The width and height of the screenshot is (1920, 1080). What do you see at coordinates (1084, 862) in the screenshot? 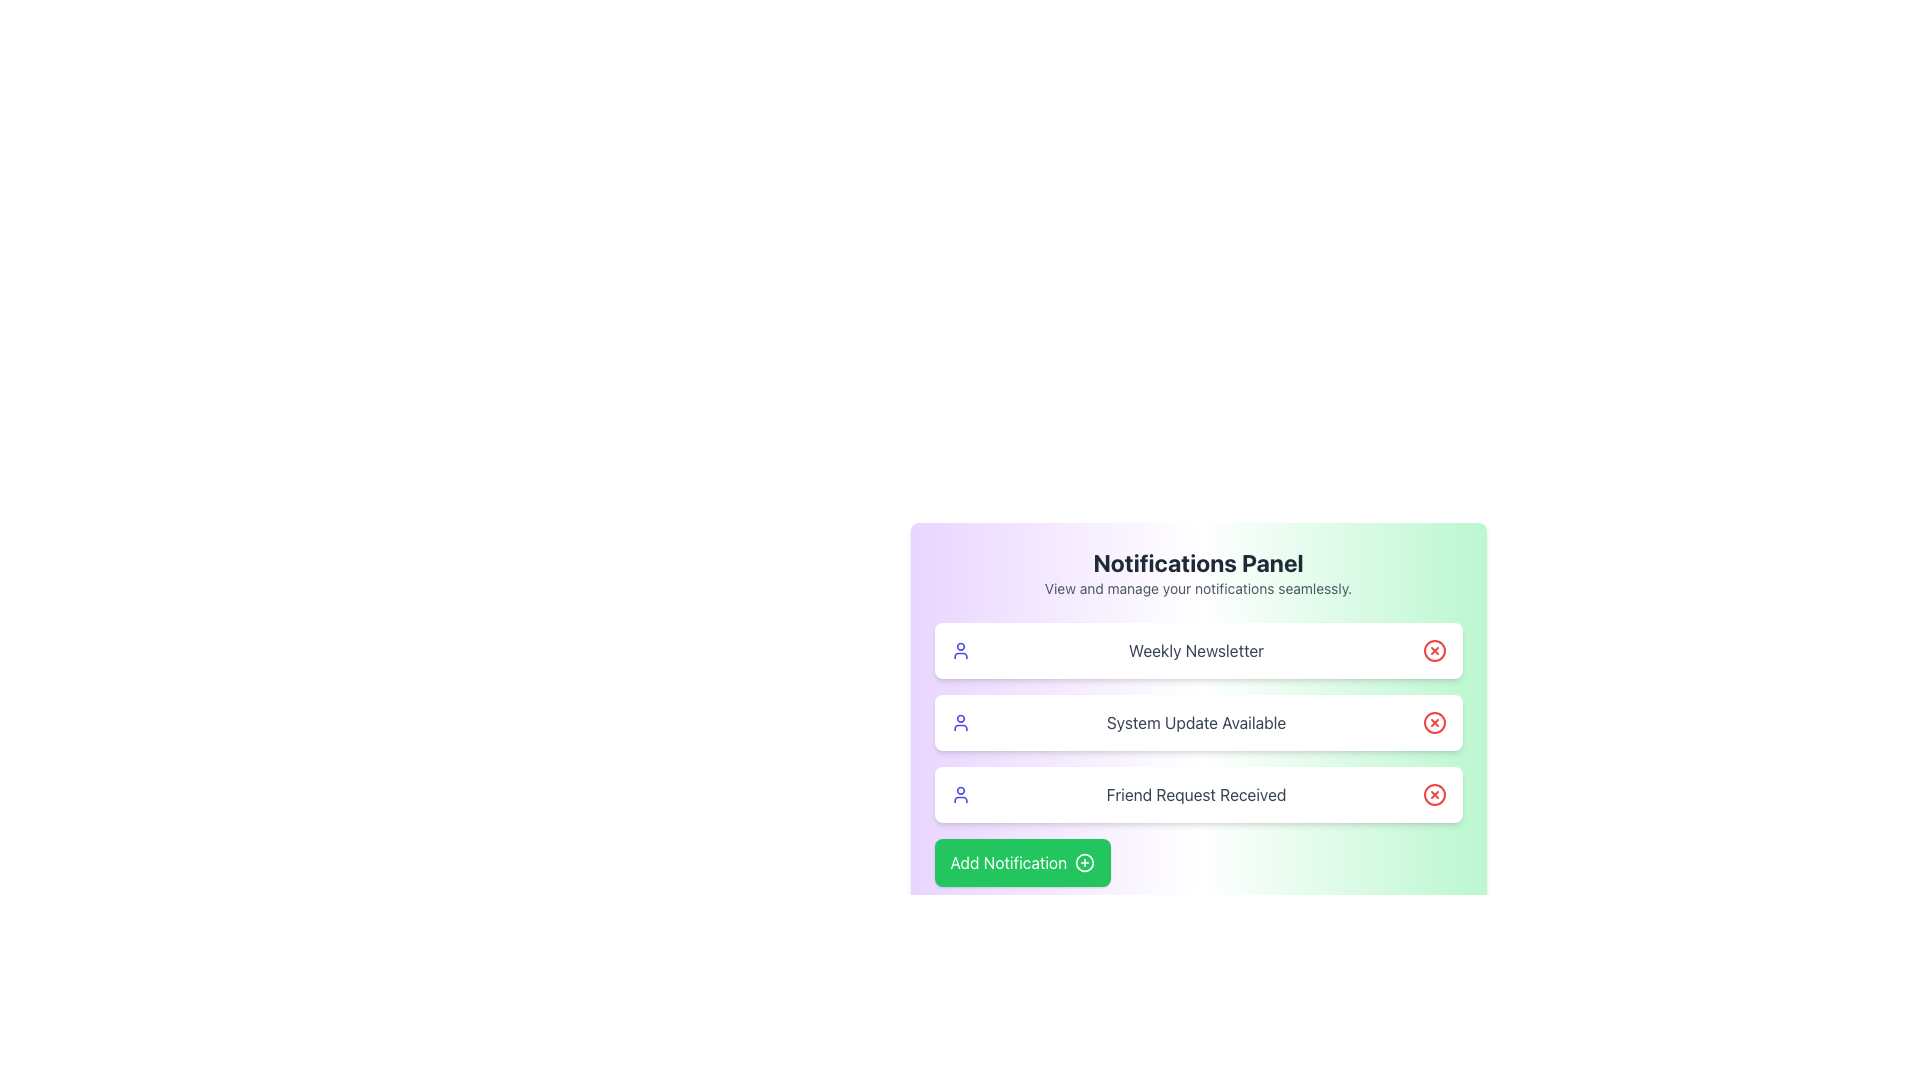
I see `the circular icon with a plus sign inside, which is centered to the right of the 'Add Notification' button` at bounding box center [1084, 862].